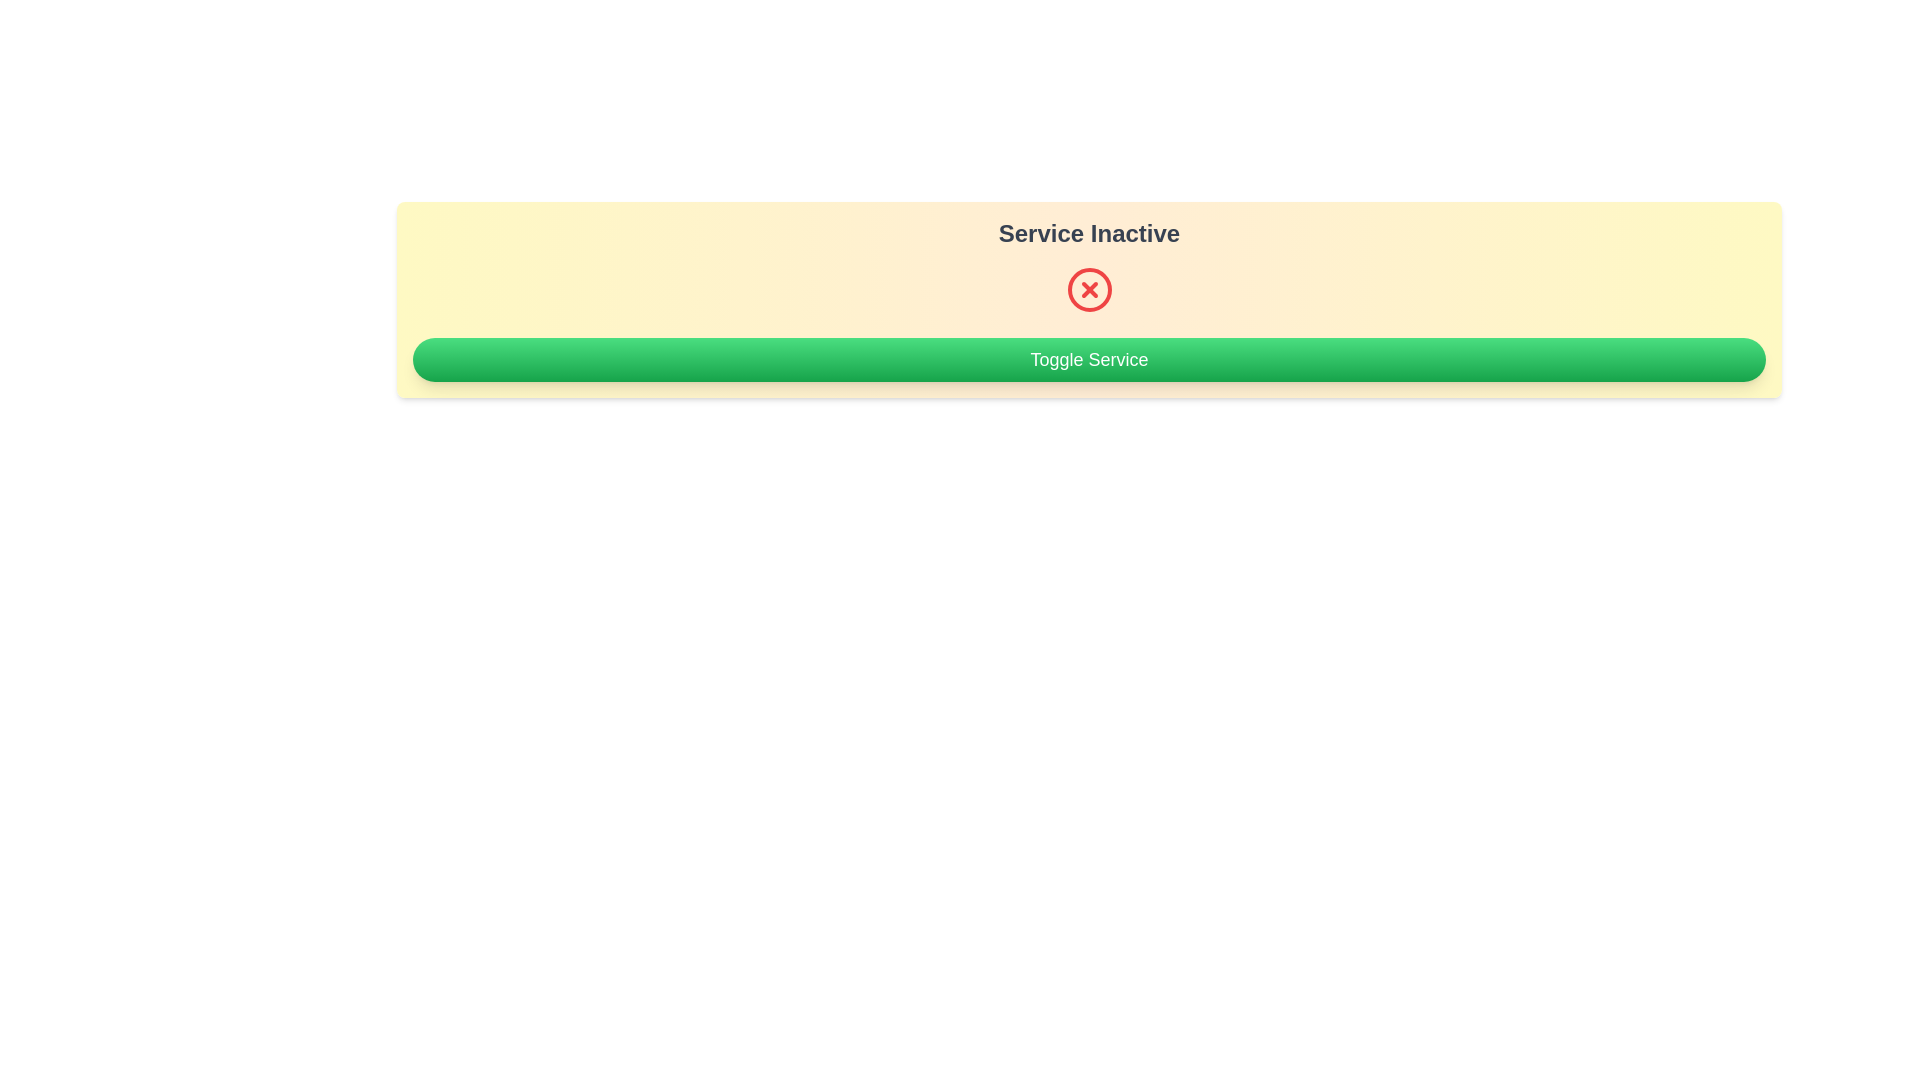  What do you see at coordinates (1088, 289) in the screenshot?
I see `the red circular icon with an 'X' symbol centered between the heading 'Service Inactive' and the green button 'Toggle Service'` at bounding box center [1088, 289].